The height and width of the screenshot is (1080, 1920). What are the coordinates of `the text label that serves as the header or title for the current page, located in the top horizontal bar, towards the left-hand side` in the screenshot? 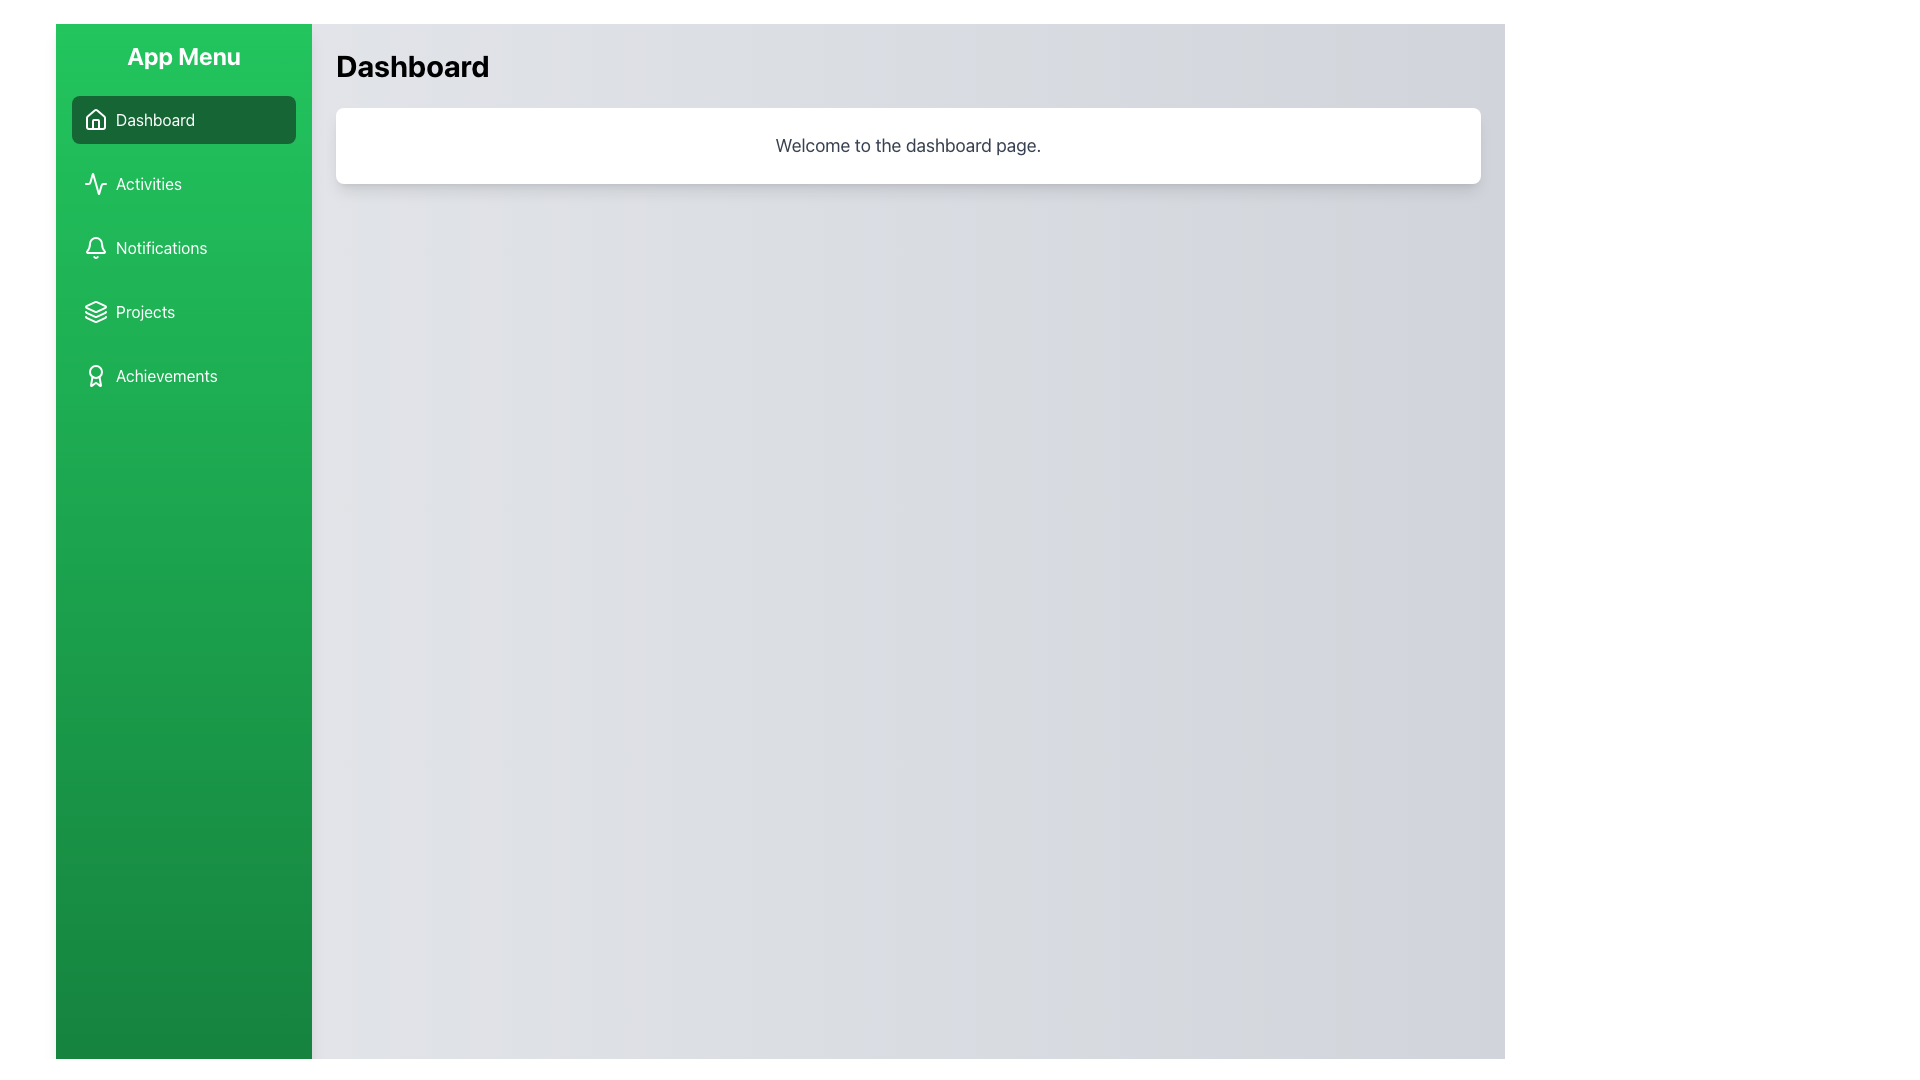 It's located at (411, 64).